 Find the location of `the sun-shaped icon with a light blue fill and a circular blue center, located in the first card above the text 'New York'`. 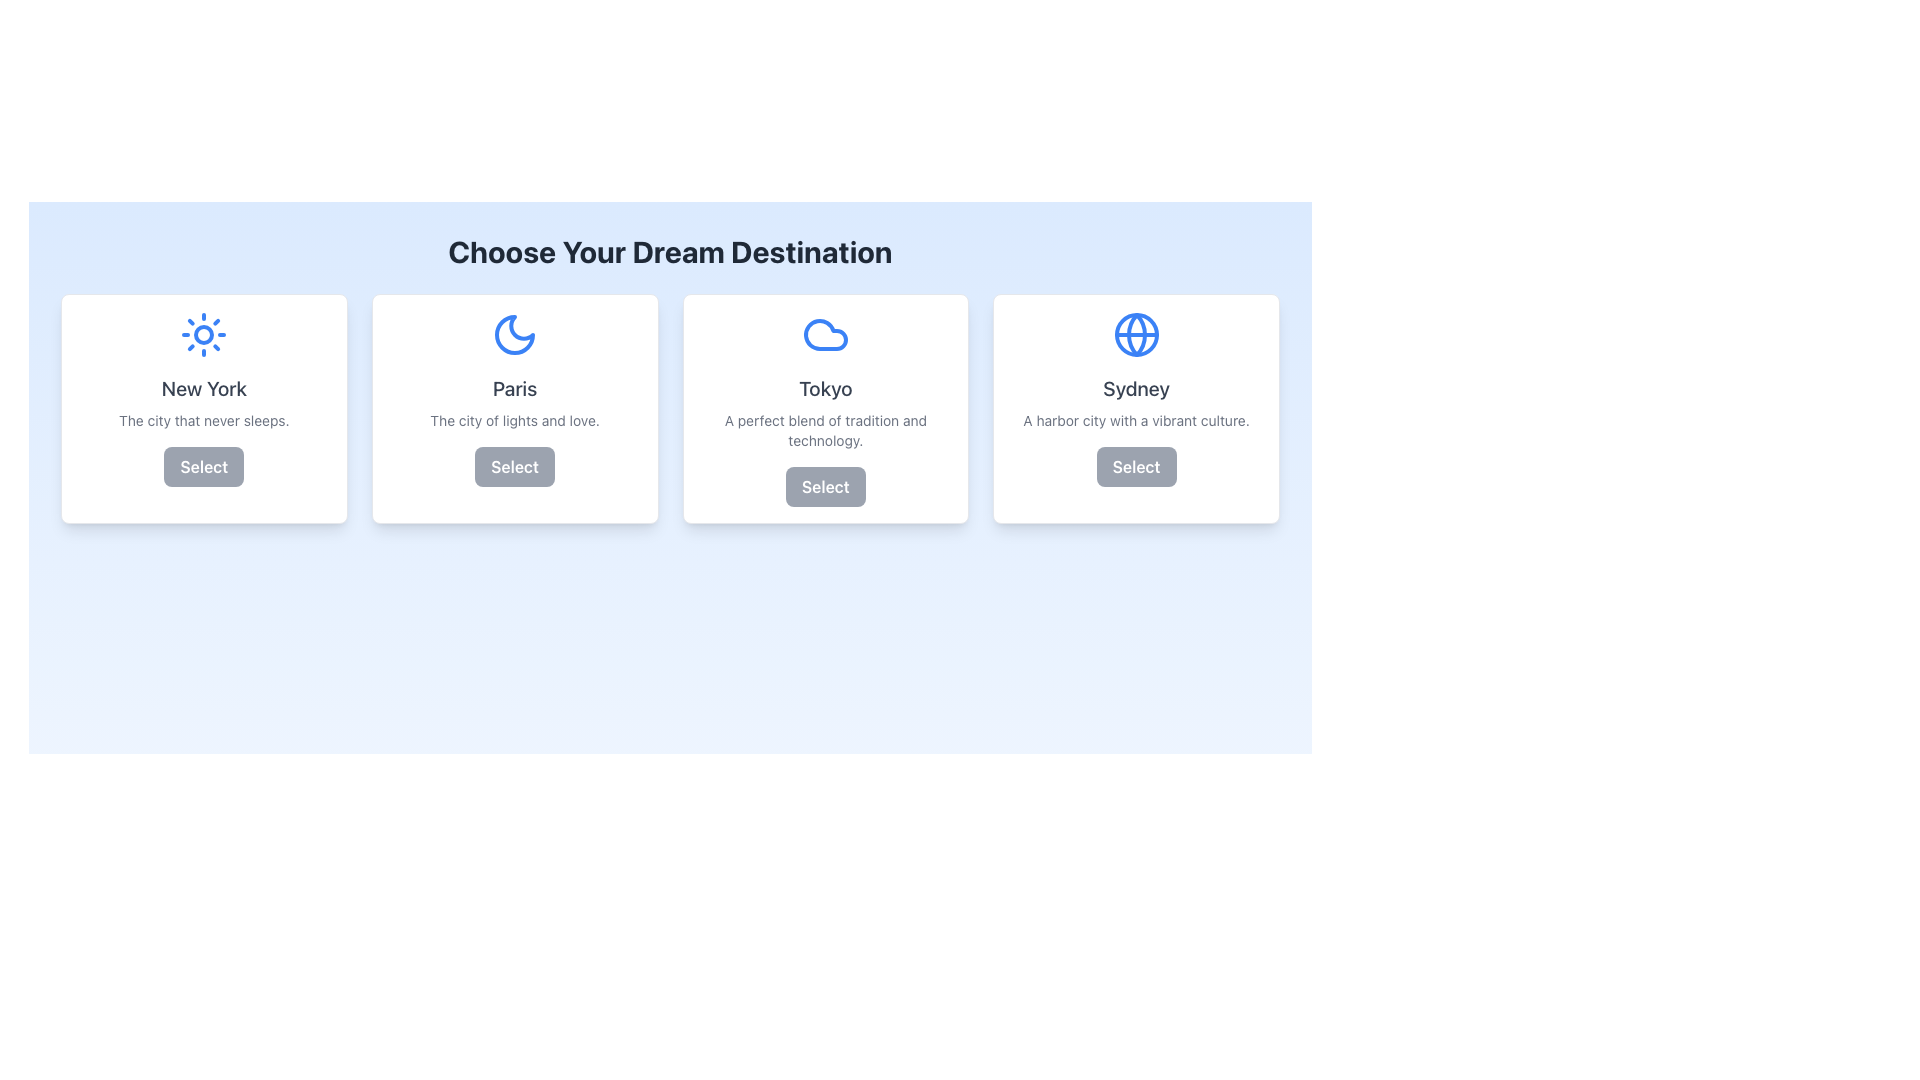

the sun-shaped icon with a light blue fill and a circular blue center, located in the first card above the text 'New York' is located at coordinates (204, 334).